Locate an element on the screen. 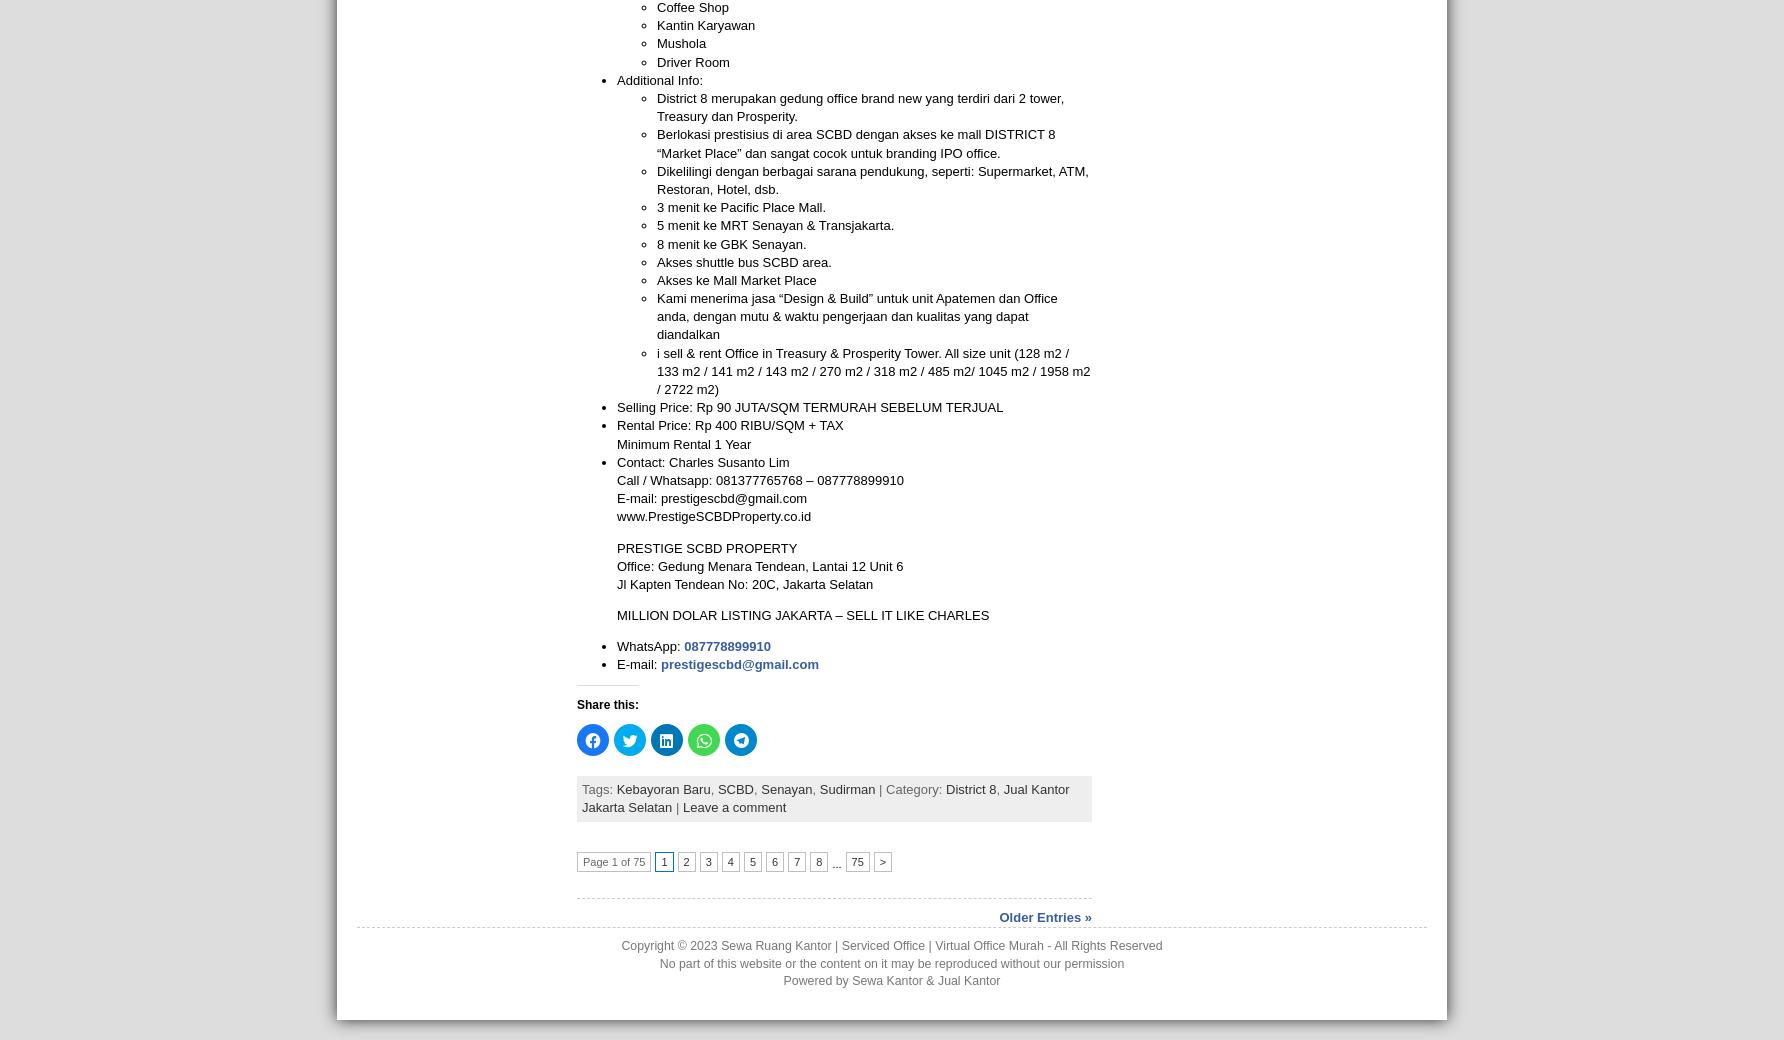 This screenshot has width=1784, height=1040. 'Senayan' is located at coordinates (785, 788).